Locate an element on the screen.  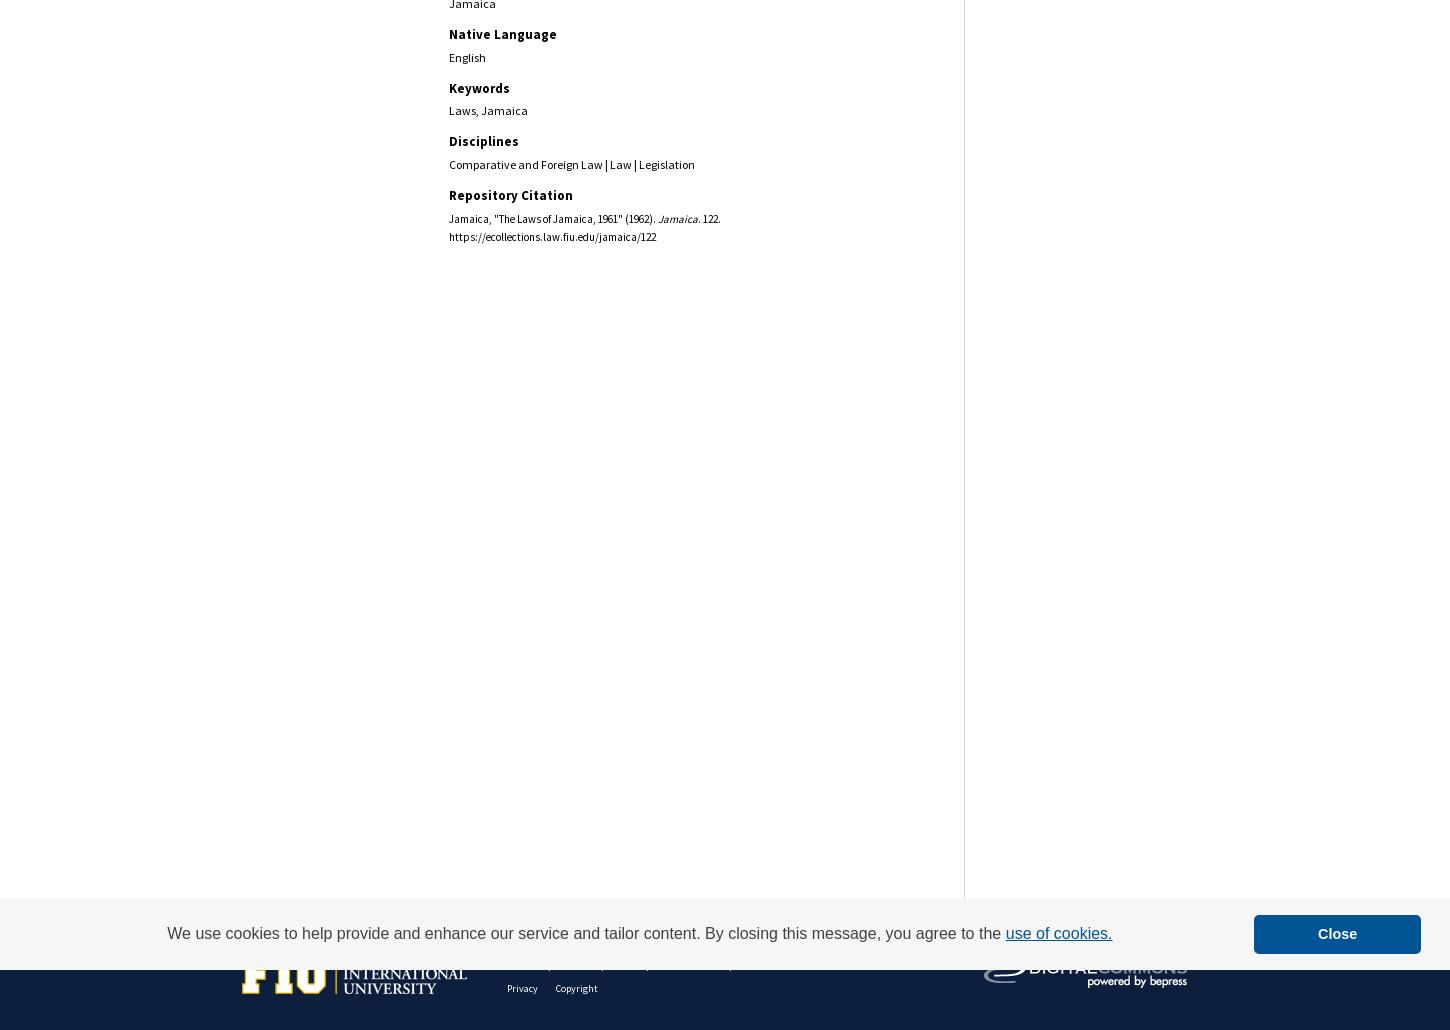
'FAQ' is located at coordinates (624, 962).